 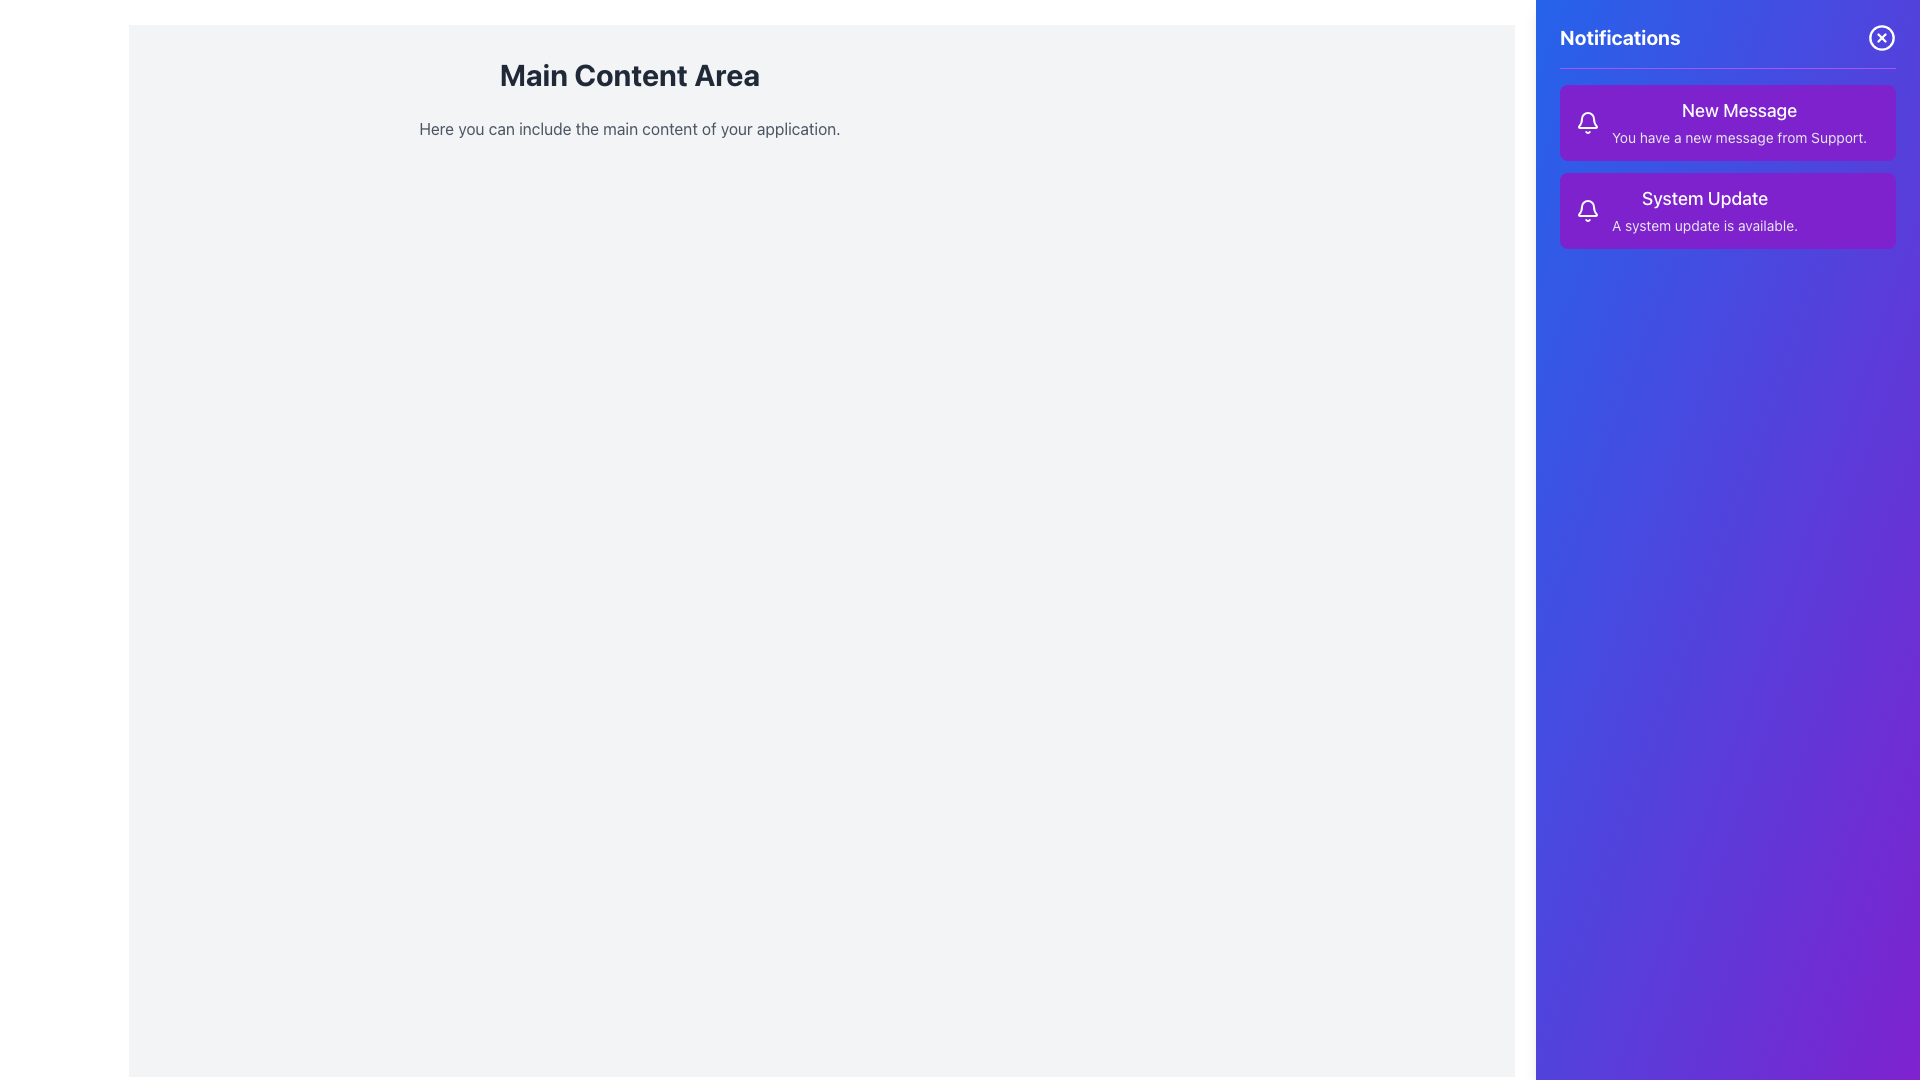 I want to click on the notification icon representing system updates located to the left of the 'System Update' title in the notification card, so click(x=1587, y=211).